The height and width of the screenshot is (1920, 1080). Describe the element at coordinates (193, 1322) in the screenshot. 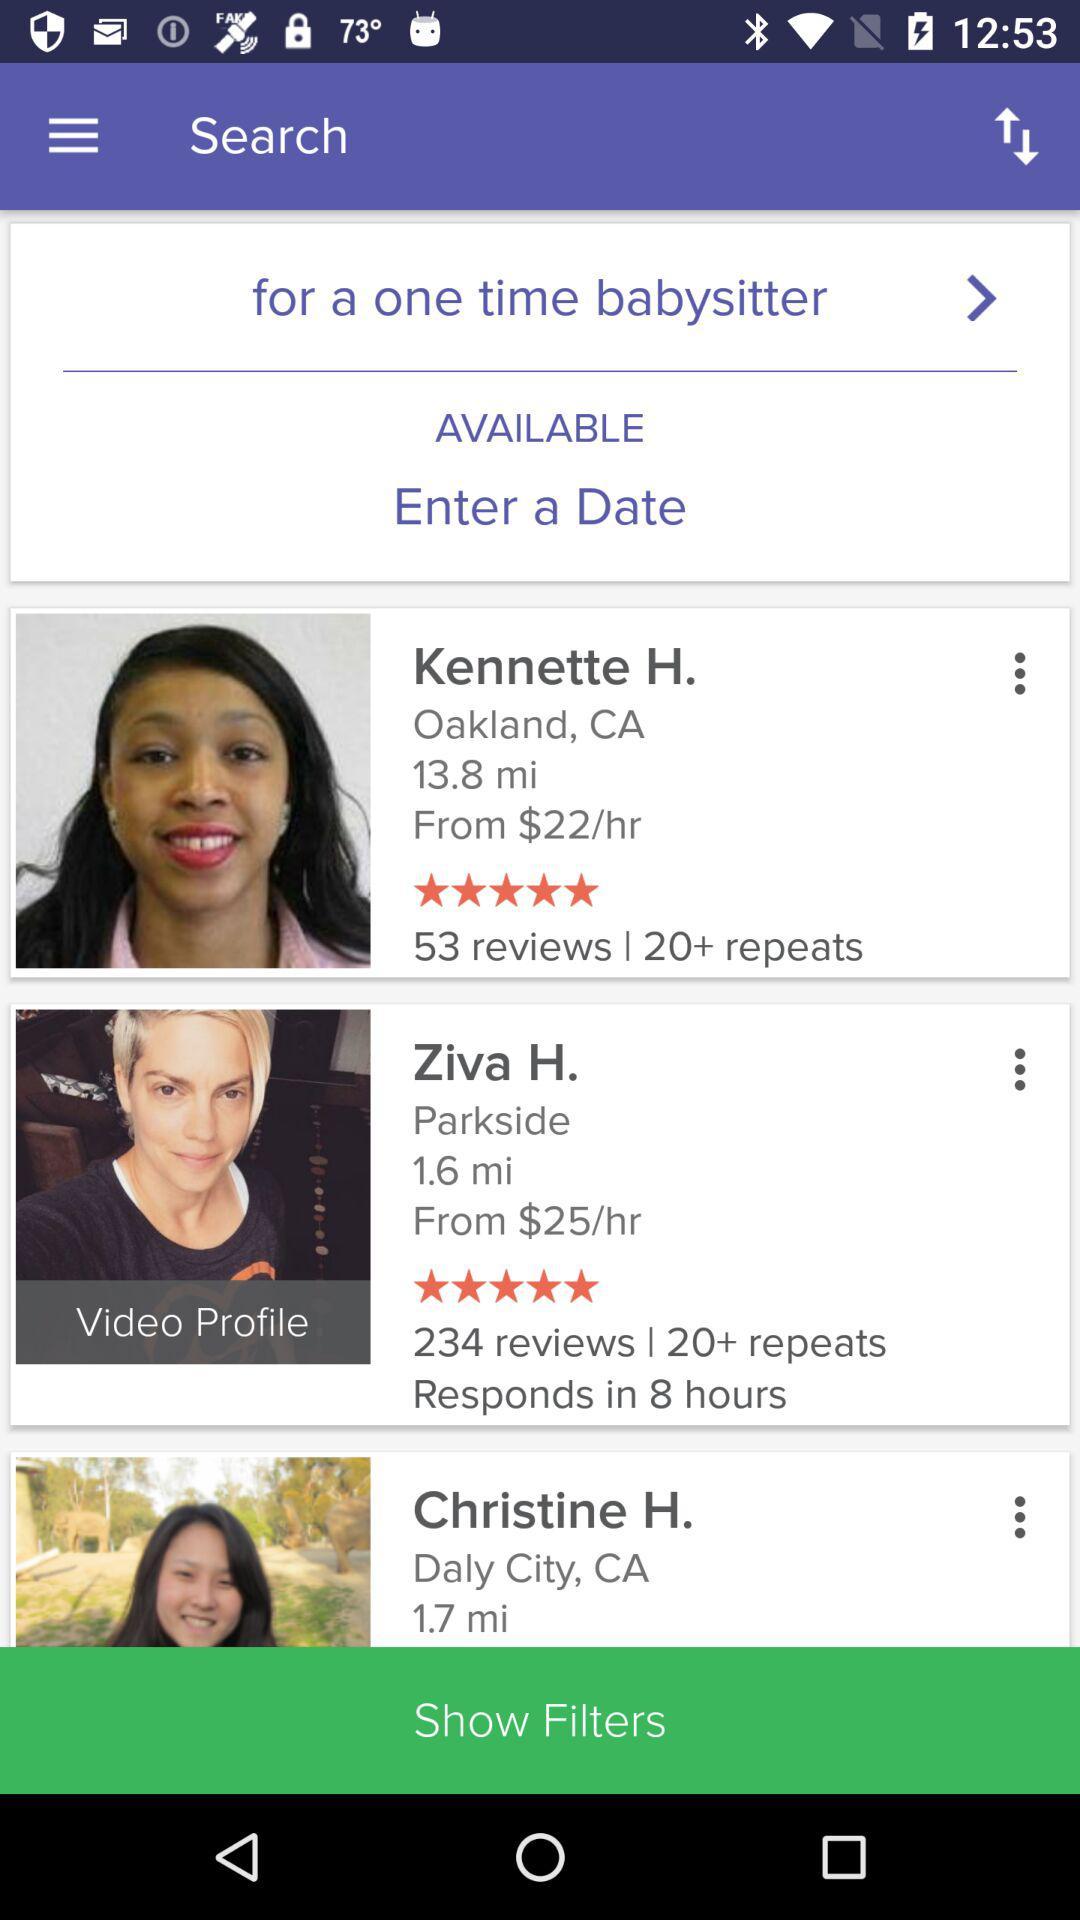

I see `the video profile icon` at that location.